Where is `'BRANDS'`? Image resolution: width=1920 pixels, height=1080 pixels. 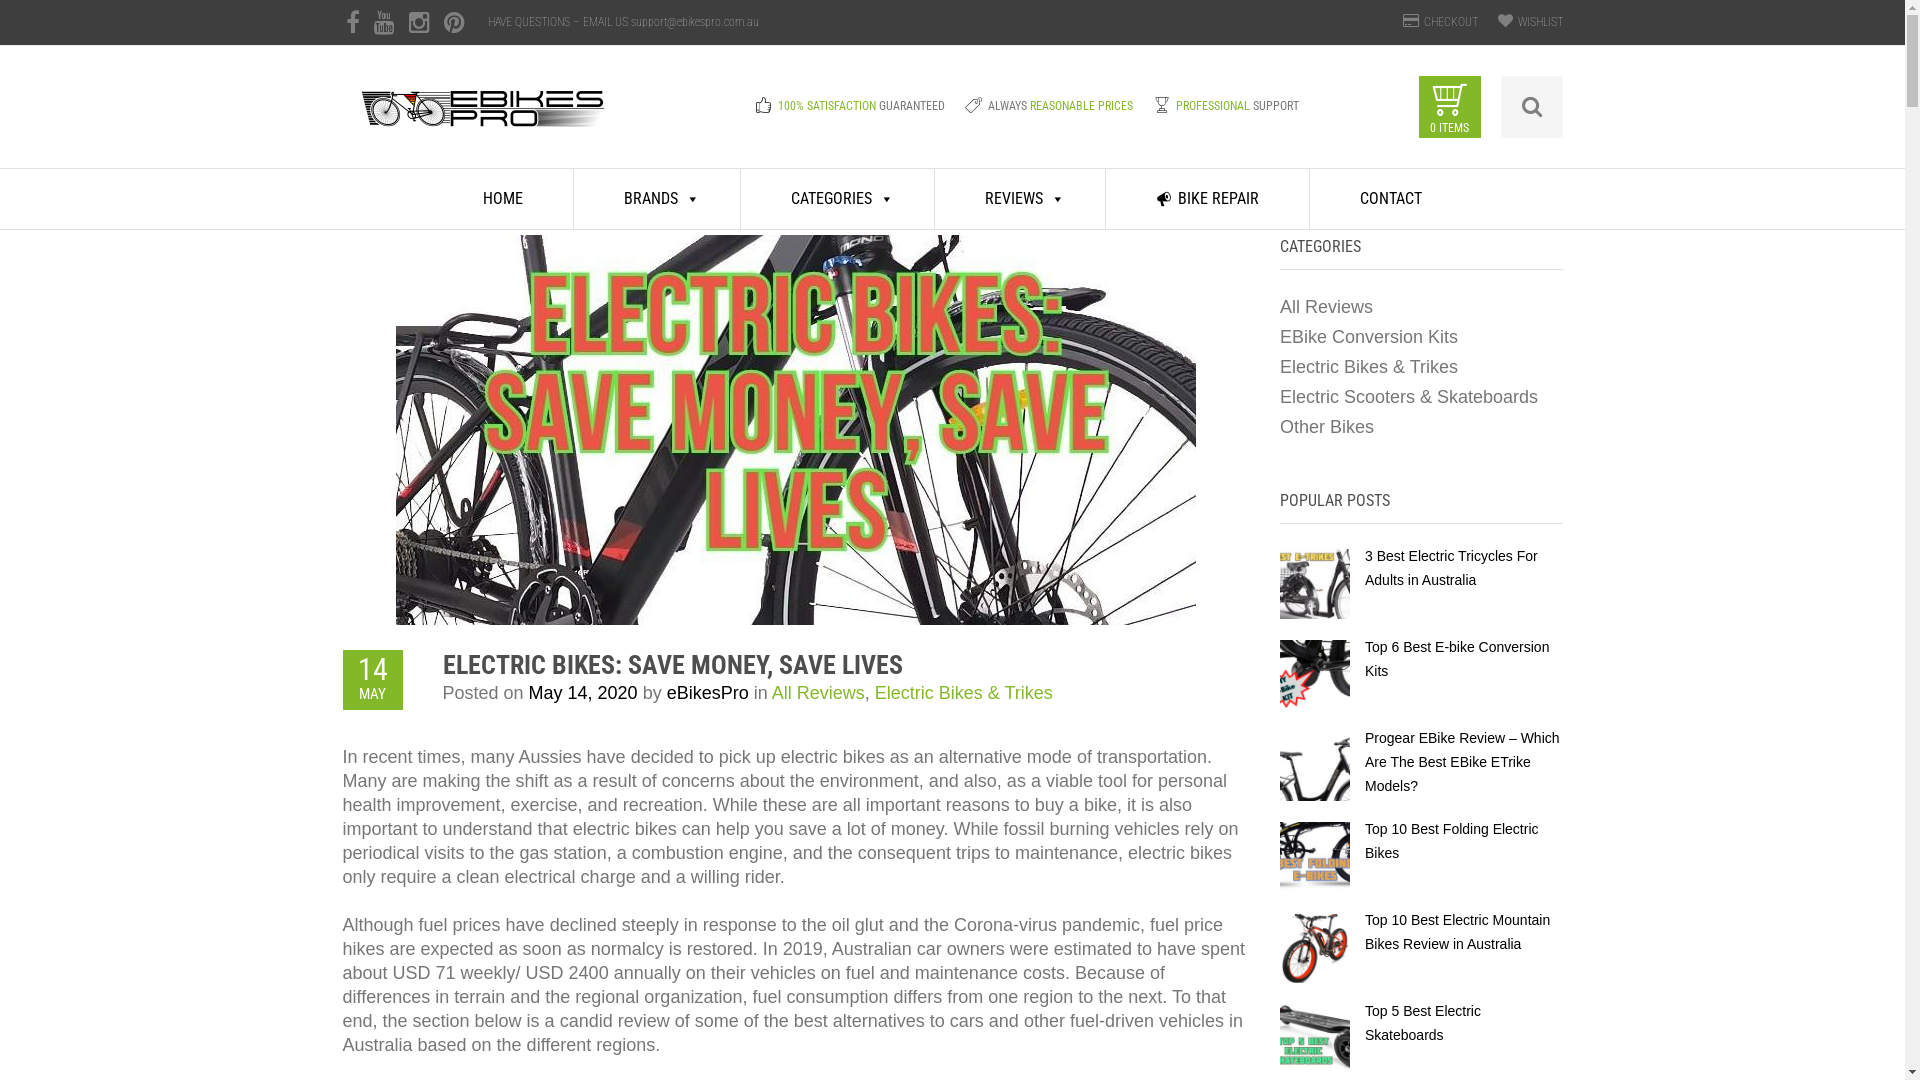
'BRANDS' is located at coordinates (657, 199).